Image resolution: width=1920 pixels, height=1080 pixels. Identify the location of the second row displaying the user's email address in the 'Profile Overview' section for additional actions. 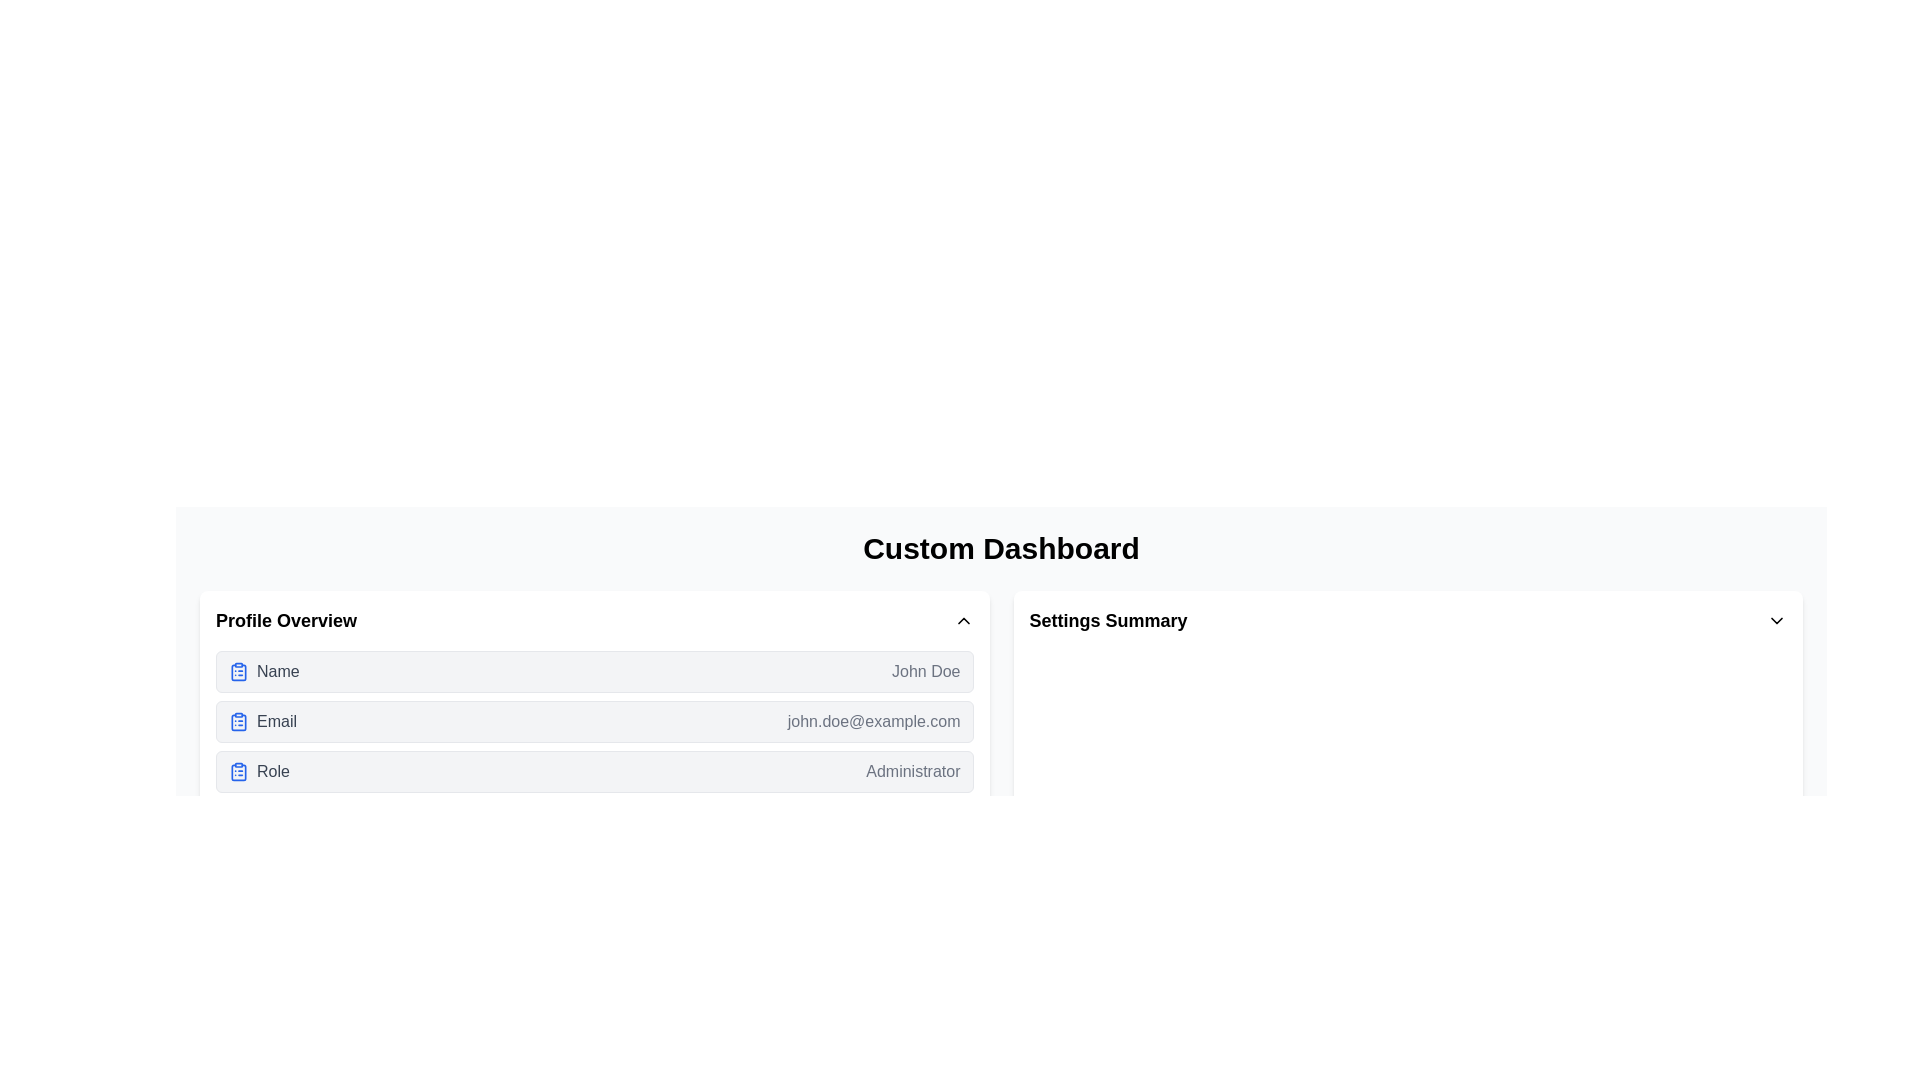
(593, 721).